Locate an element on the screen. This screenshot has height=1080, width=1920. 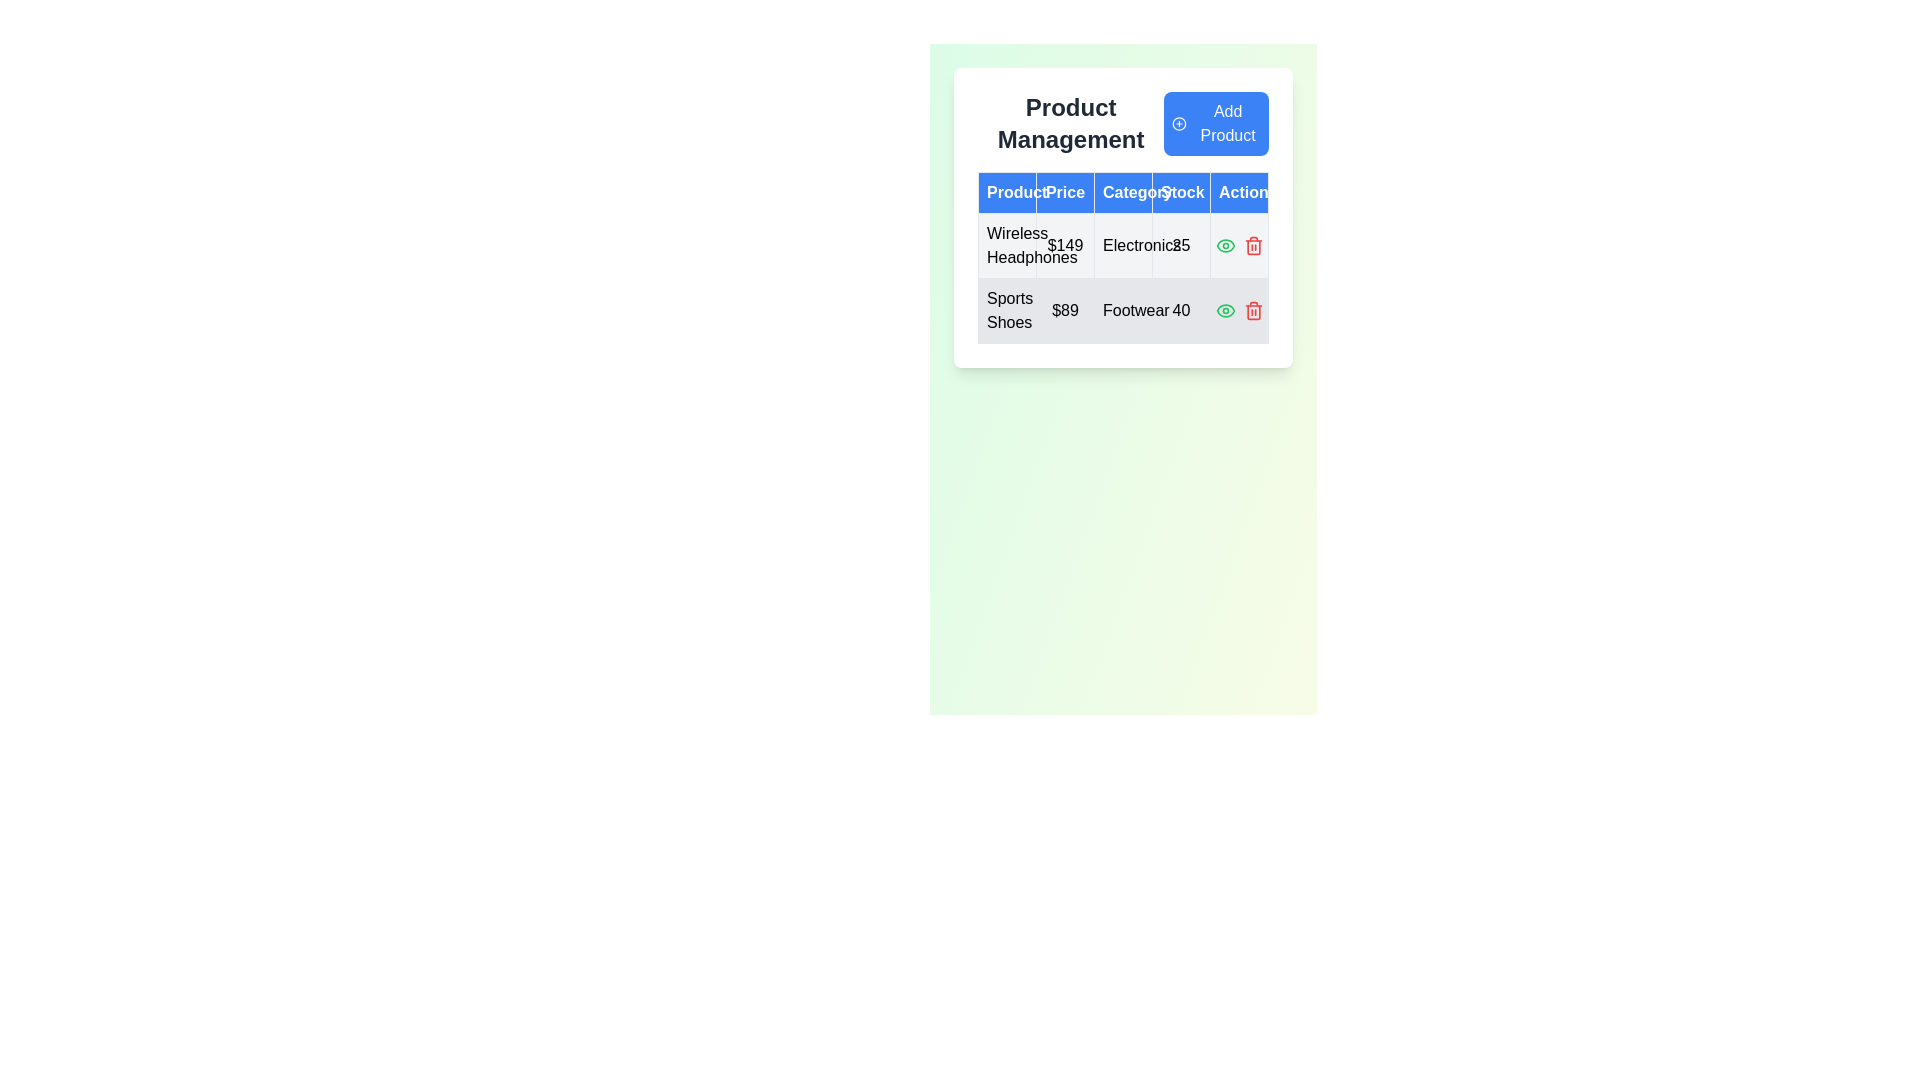
the button in the 'Action' column of the second row is located at coordinates (1224, 311).